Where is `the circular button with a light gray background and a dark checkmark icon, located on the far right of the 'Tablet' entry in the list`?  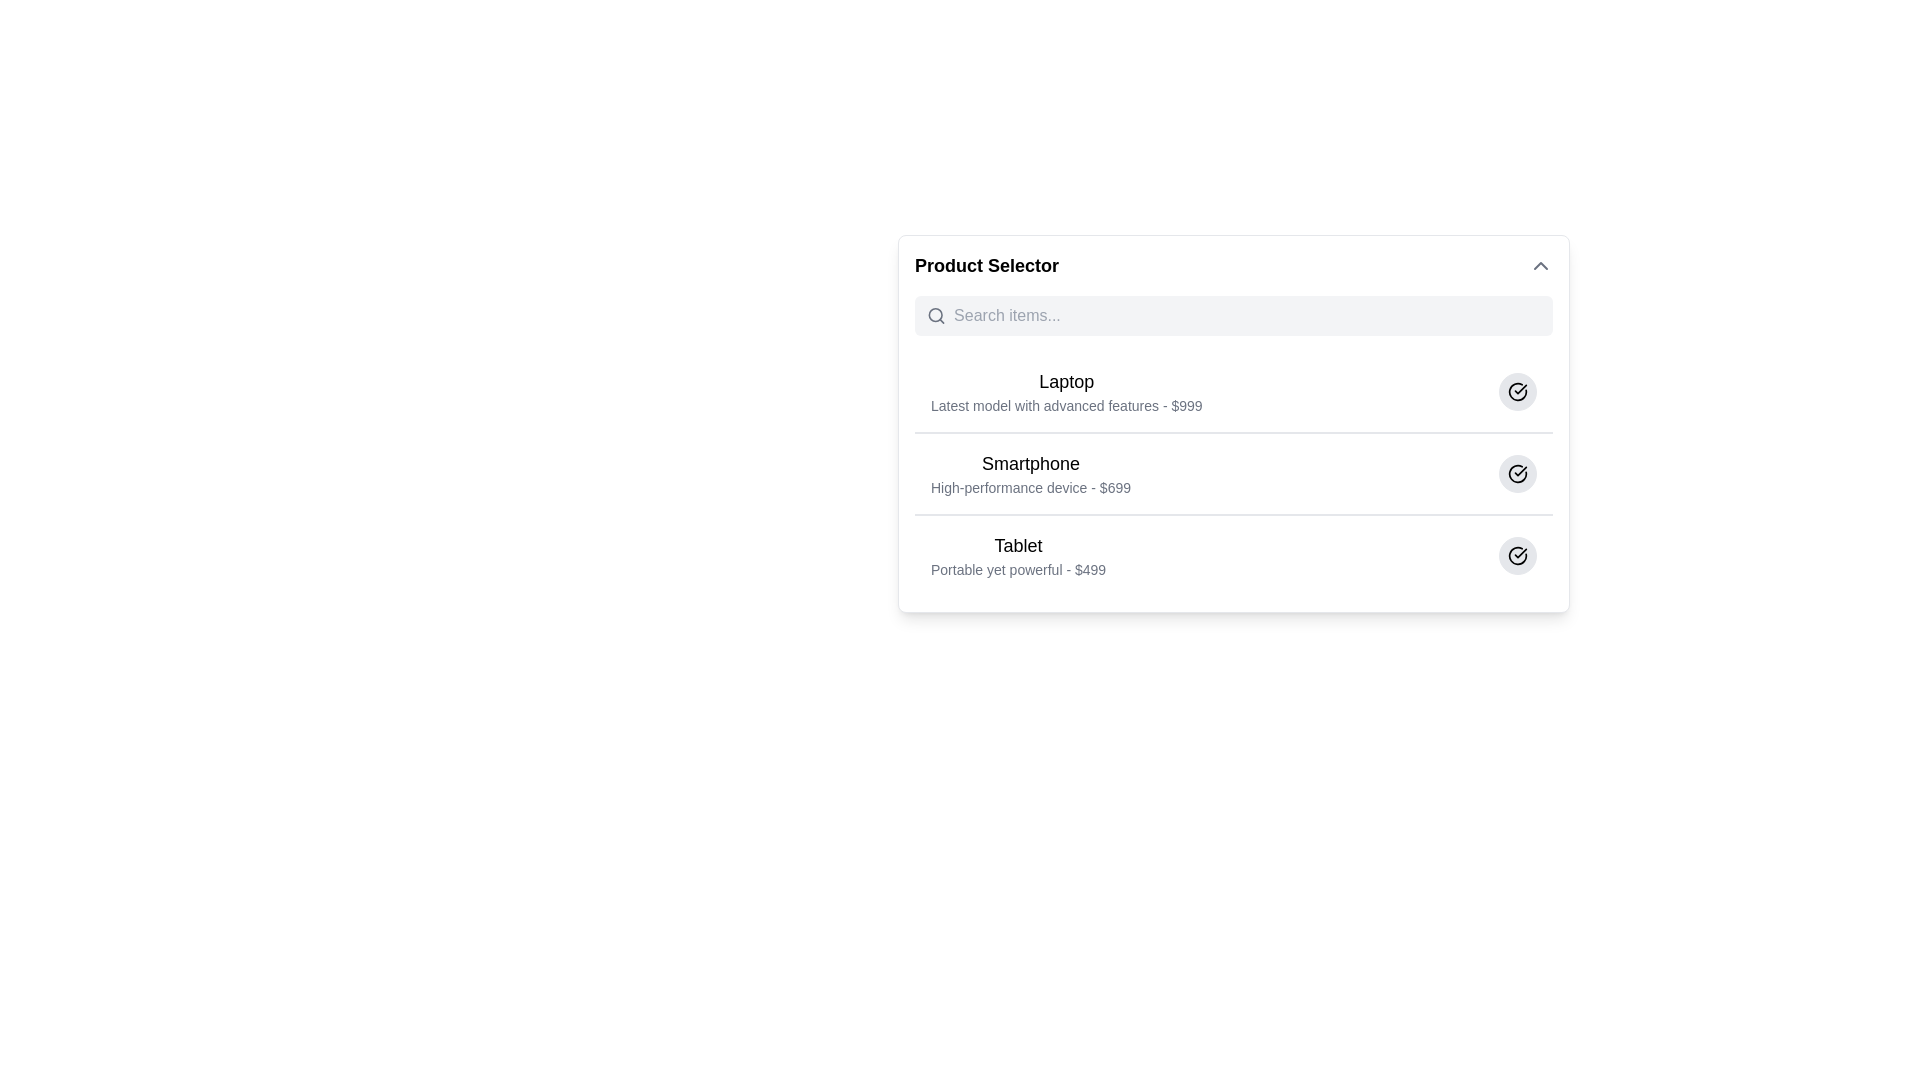
the circular button with a light gray background and a dark checkmark icon, located on the far right of the 'Tablet' entry in the list is located at coordinates (1517, 555).